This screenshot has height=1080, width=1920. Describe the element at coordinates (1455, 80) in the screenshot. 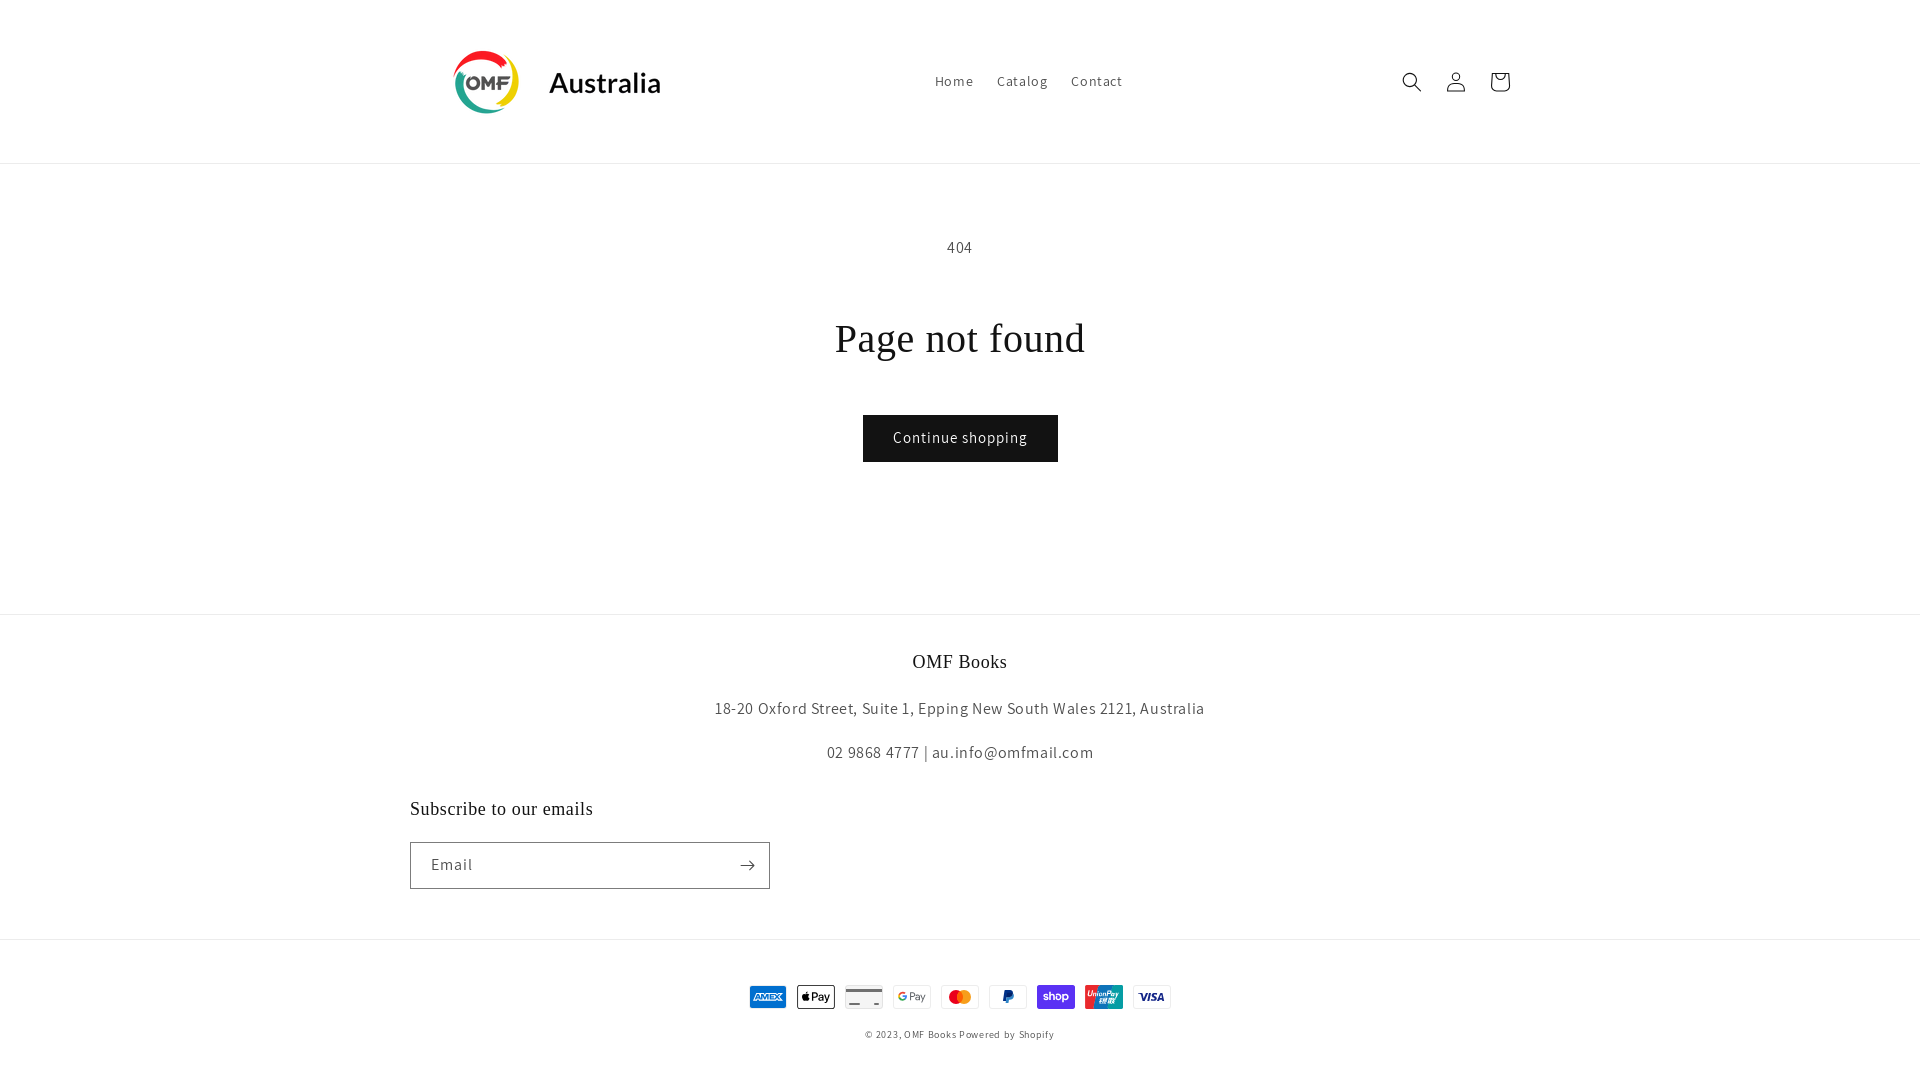

I see `'Log in'` at that location.